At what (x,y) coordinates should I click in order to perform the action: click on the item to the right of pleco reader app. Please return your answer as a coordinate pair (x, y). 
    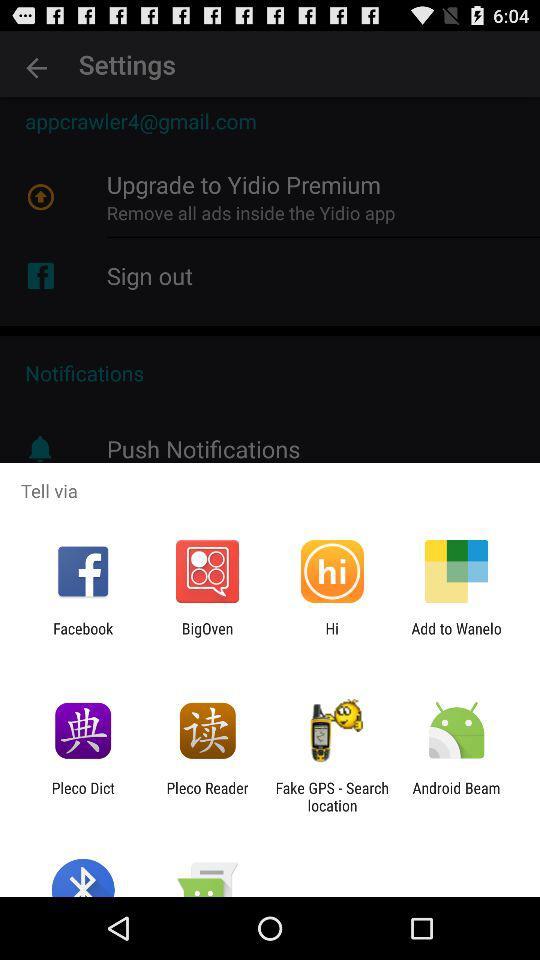
    Looking at the image, I should click on (332, 796).